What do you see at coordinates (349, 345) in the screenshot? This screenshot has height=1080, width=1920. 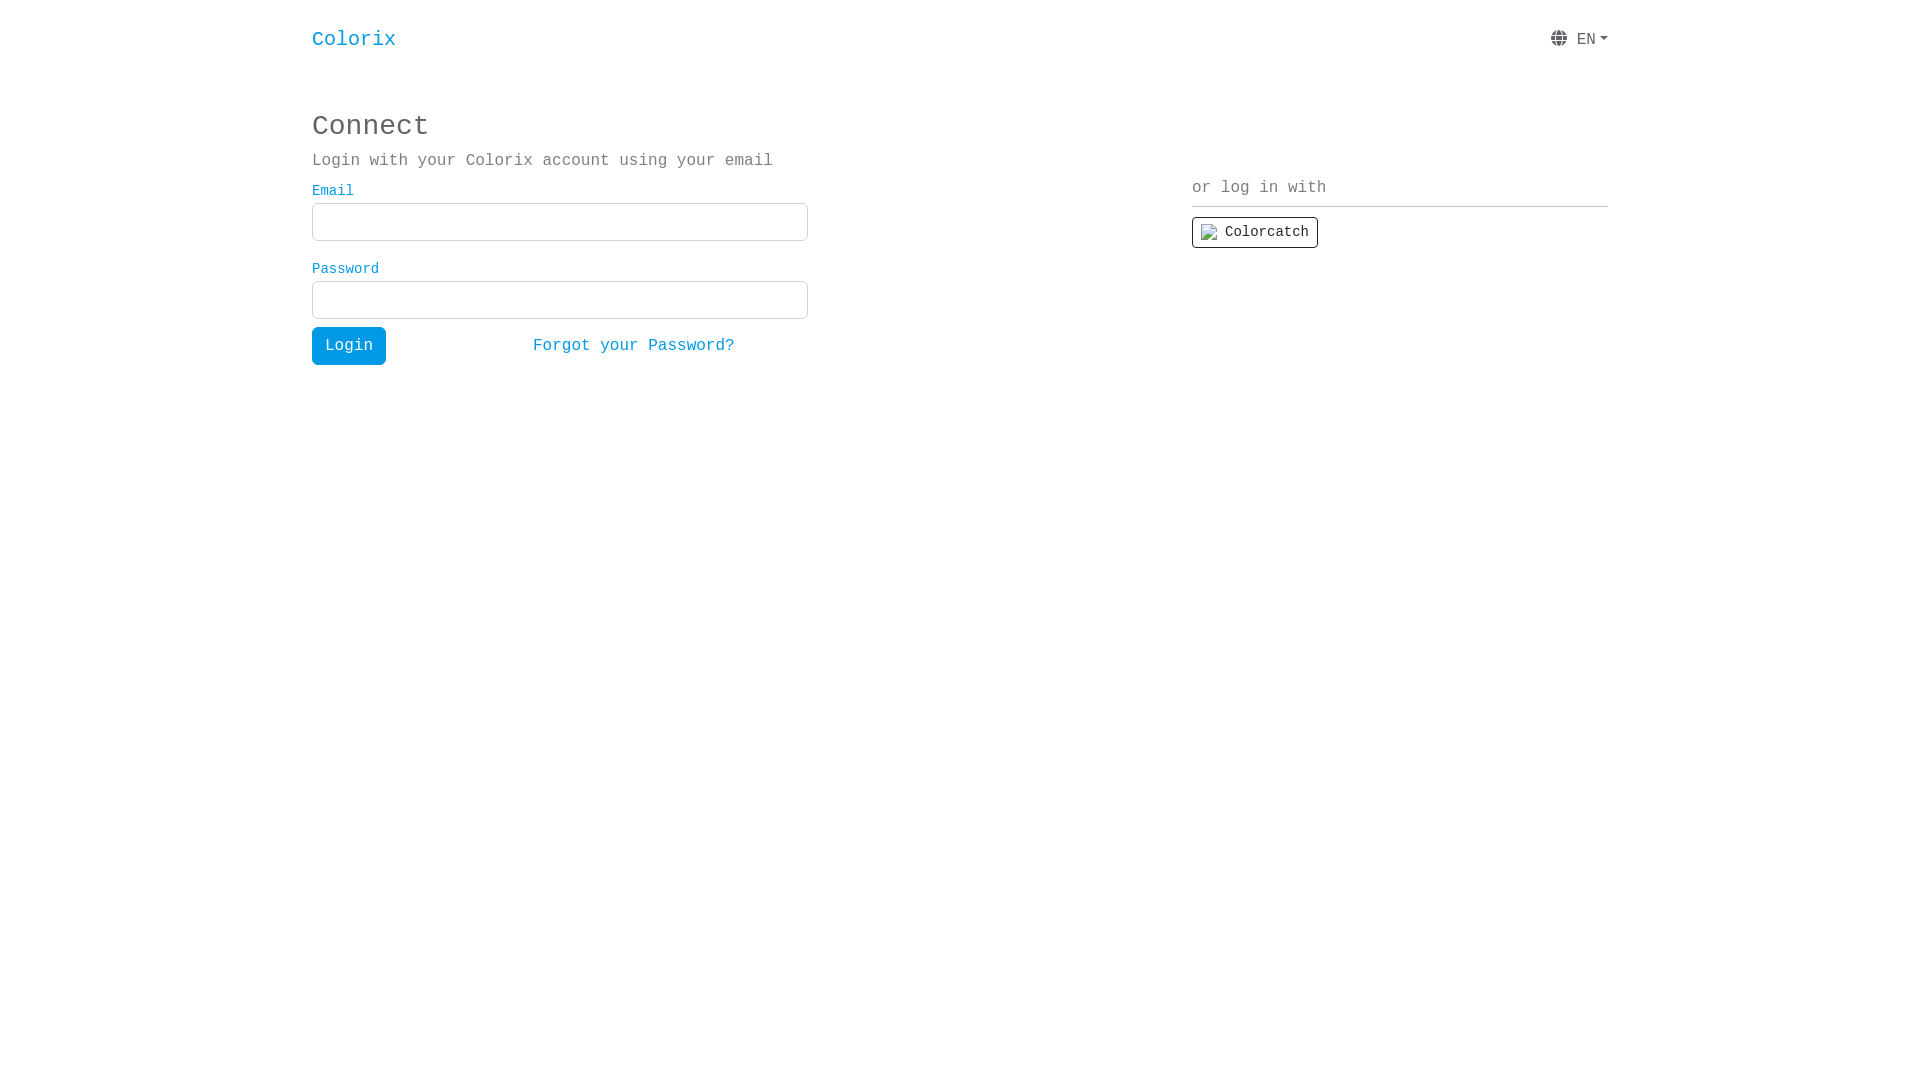 I see `'Login'` at bounding box center [349, 345].